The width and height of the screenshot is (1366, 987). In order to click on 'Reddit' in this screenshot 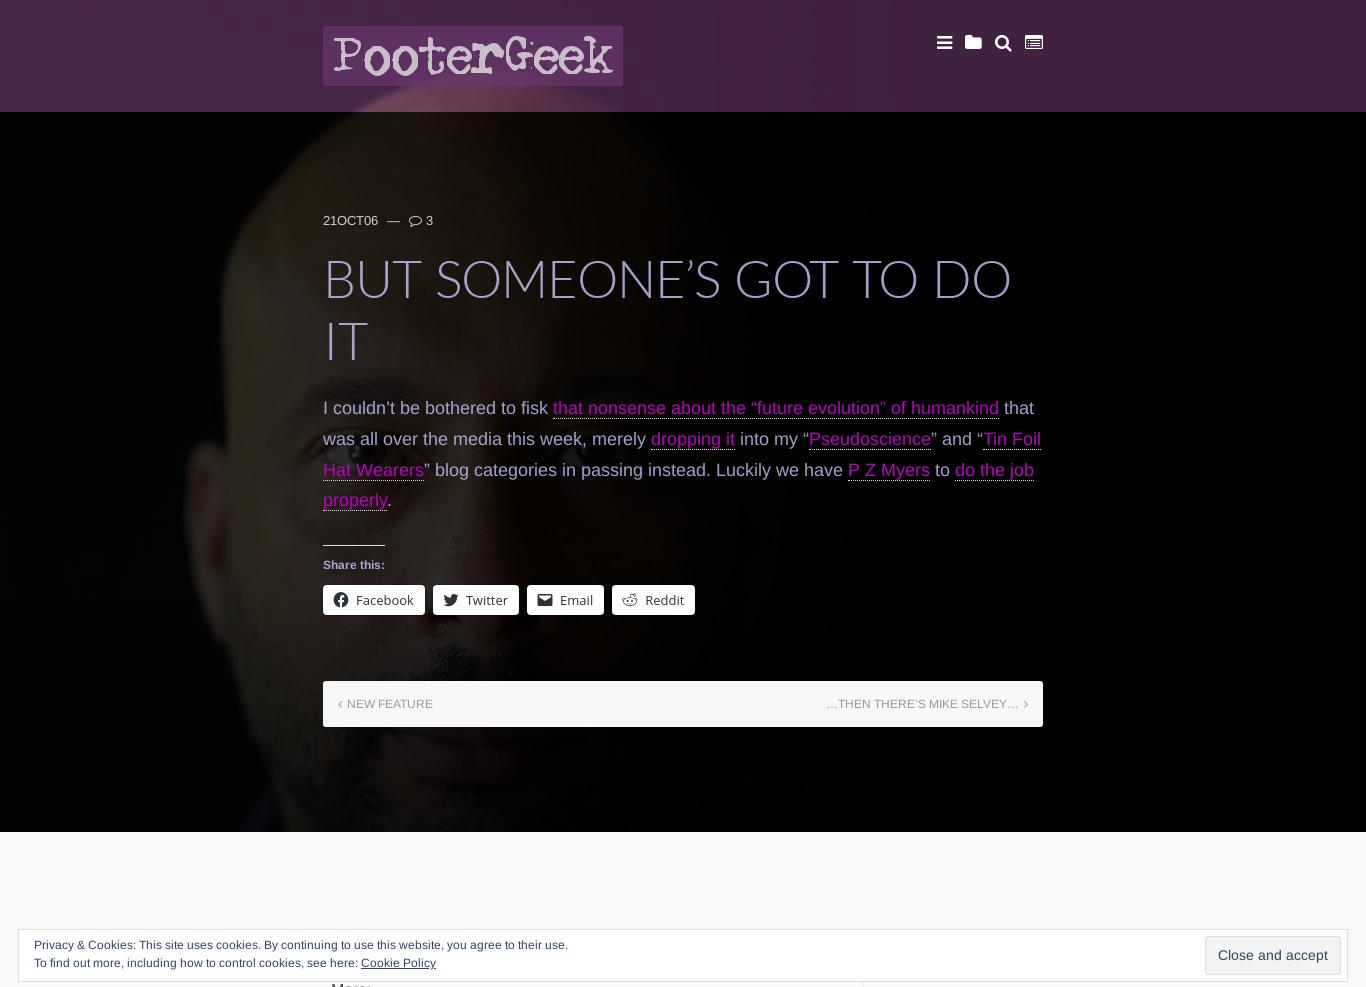, I will do `click(644, 598)`.